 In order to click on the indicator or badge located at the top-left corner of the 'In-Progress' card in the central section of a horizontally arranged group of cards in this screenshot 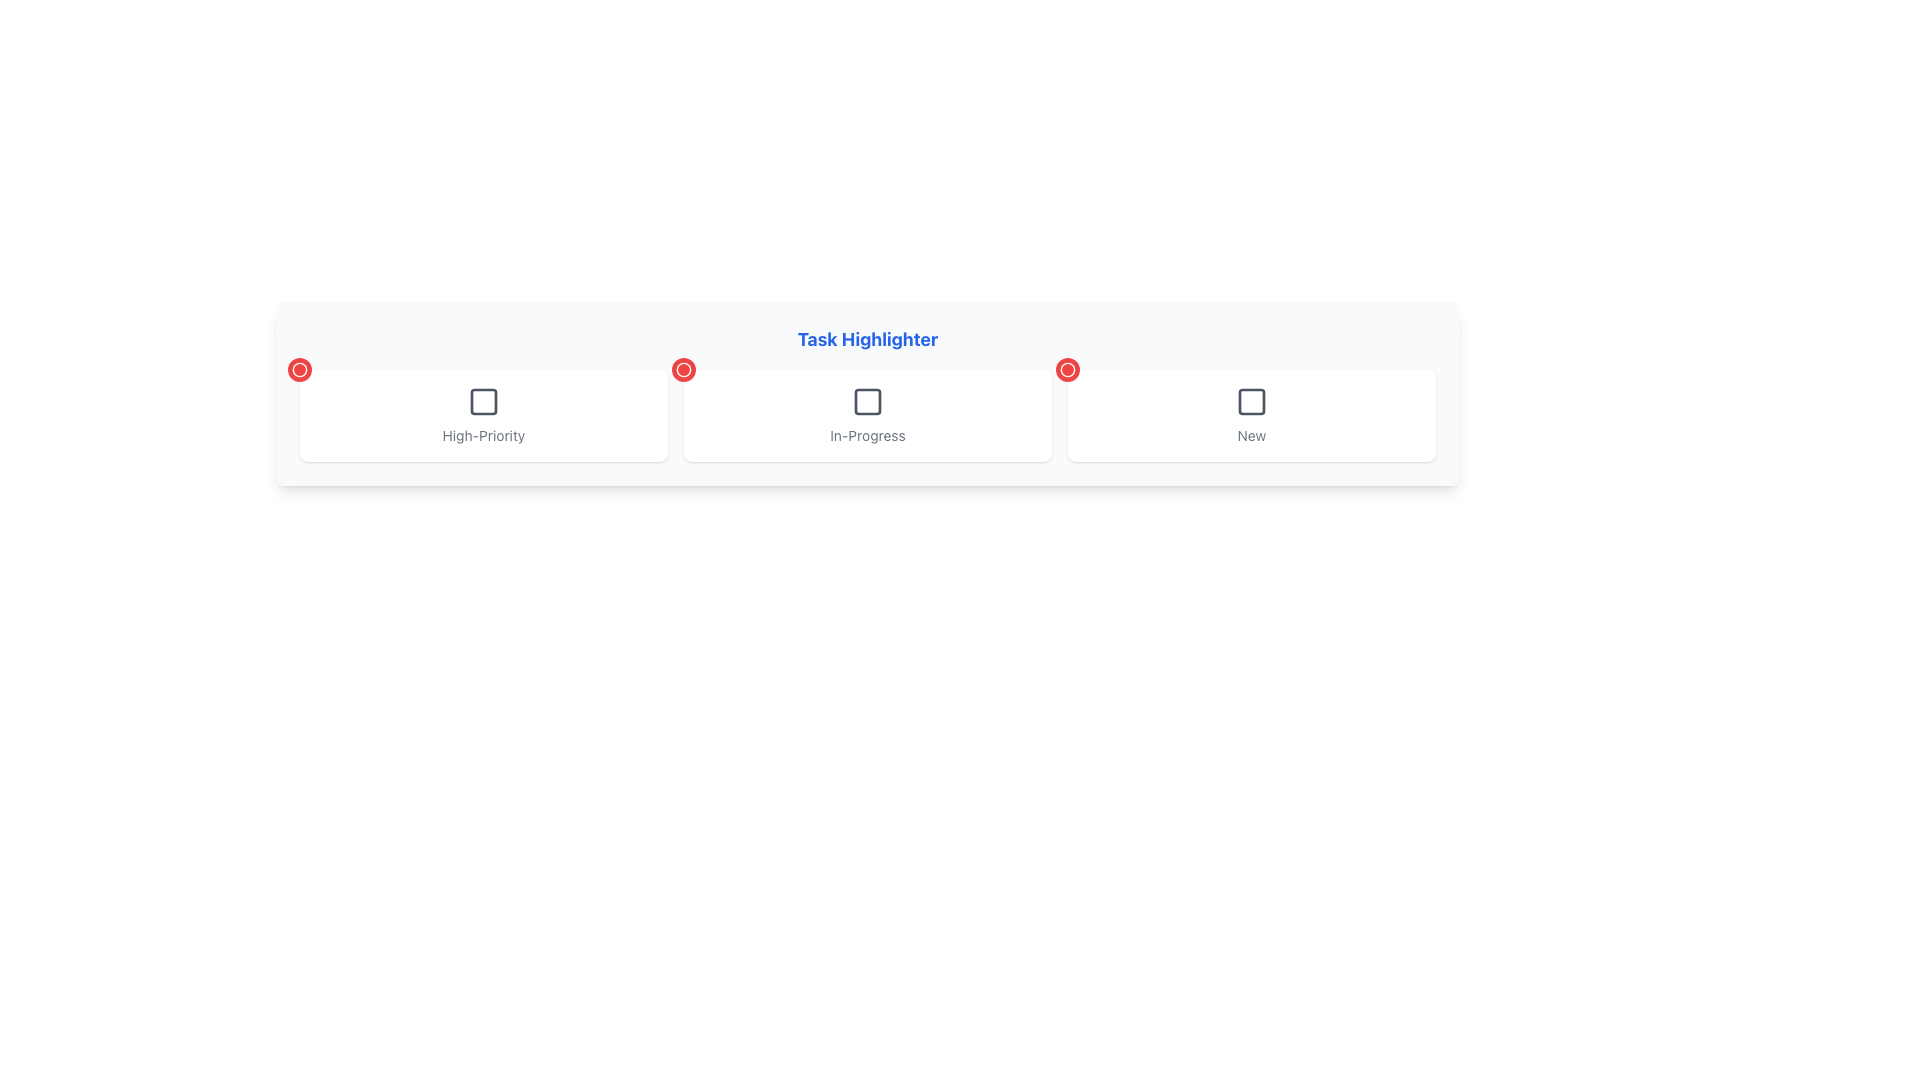, I will do `click(684, 370)`.